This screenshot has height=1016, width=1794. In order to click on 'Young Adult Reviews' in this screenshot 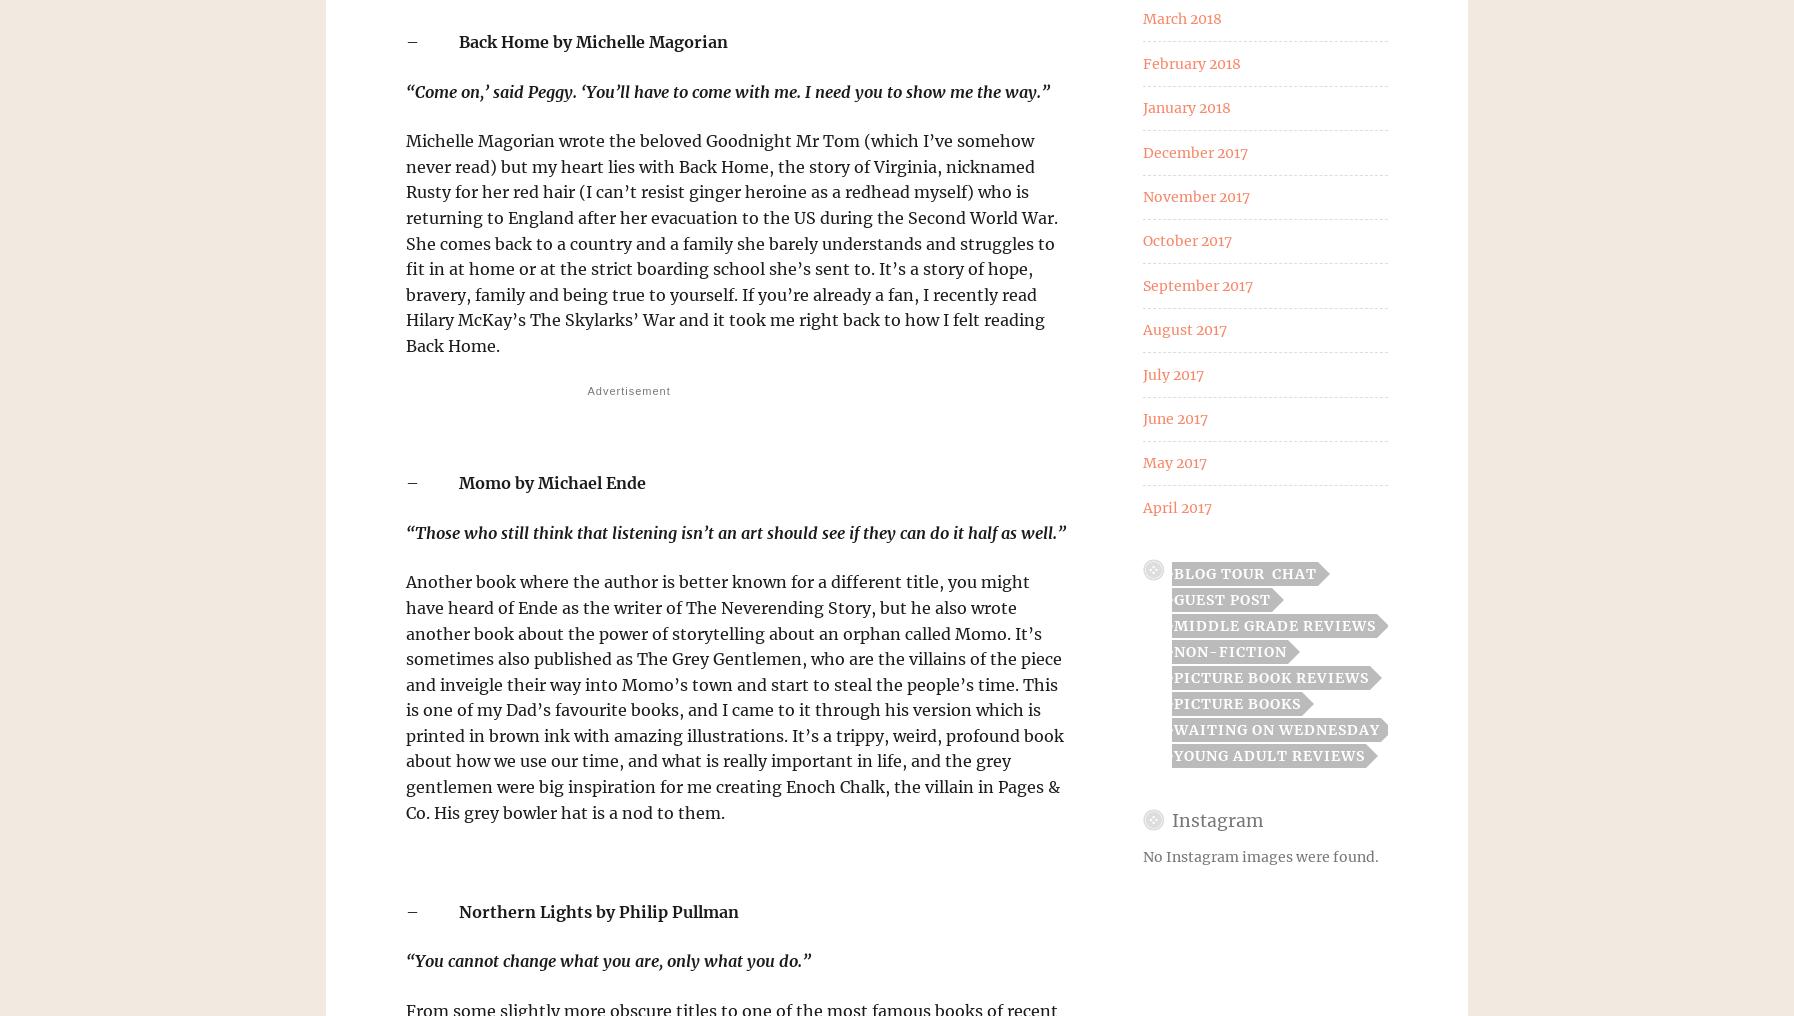, I will do `click(1268, 756)`.